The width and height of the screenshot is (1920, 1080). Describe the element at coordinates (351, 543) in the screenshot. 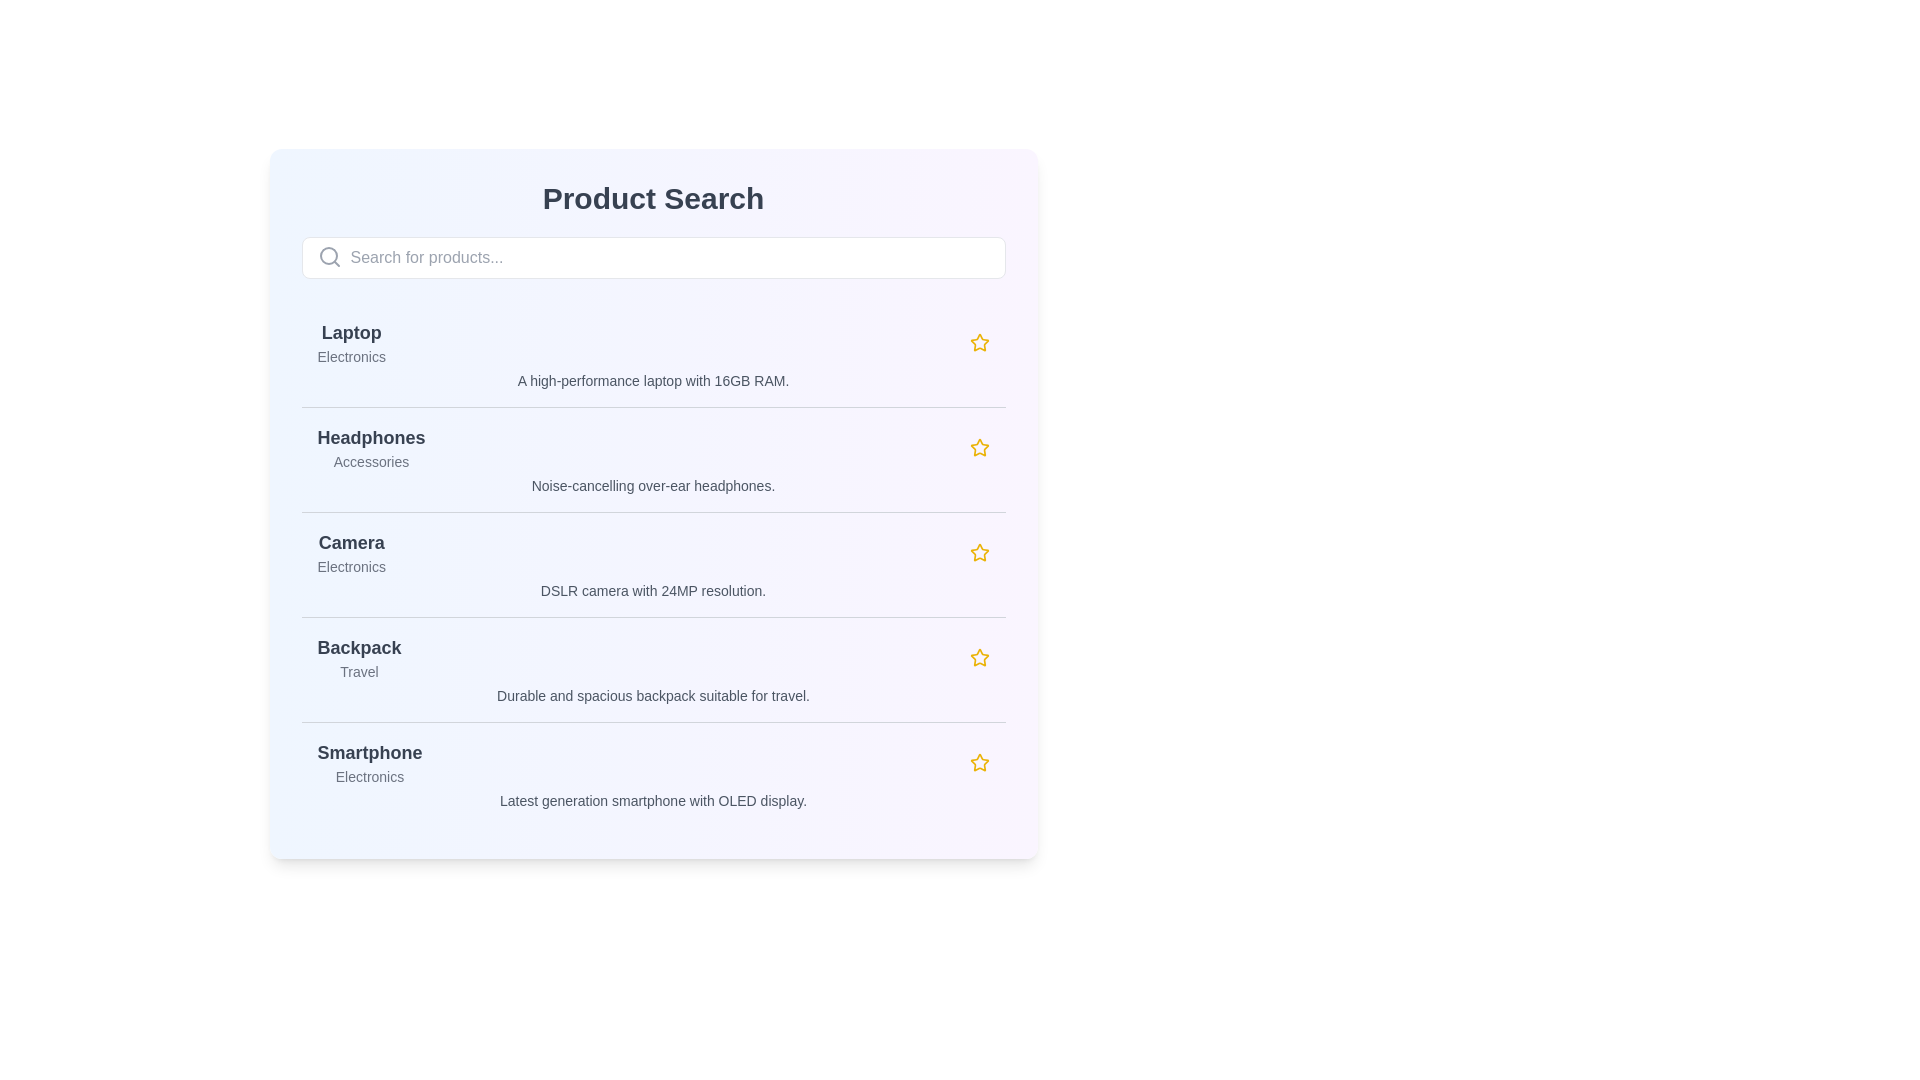

I see `the 'Camera' text label, which is styled with a larger font size and bold formatting, located in the 'Product Search' section as the third item in the list` at that location.